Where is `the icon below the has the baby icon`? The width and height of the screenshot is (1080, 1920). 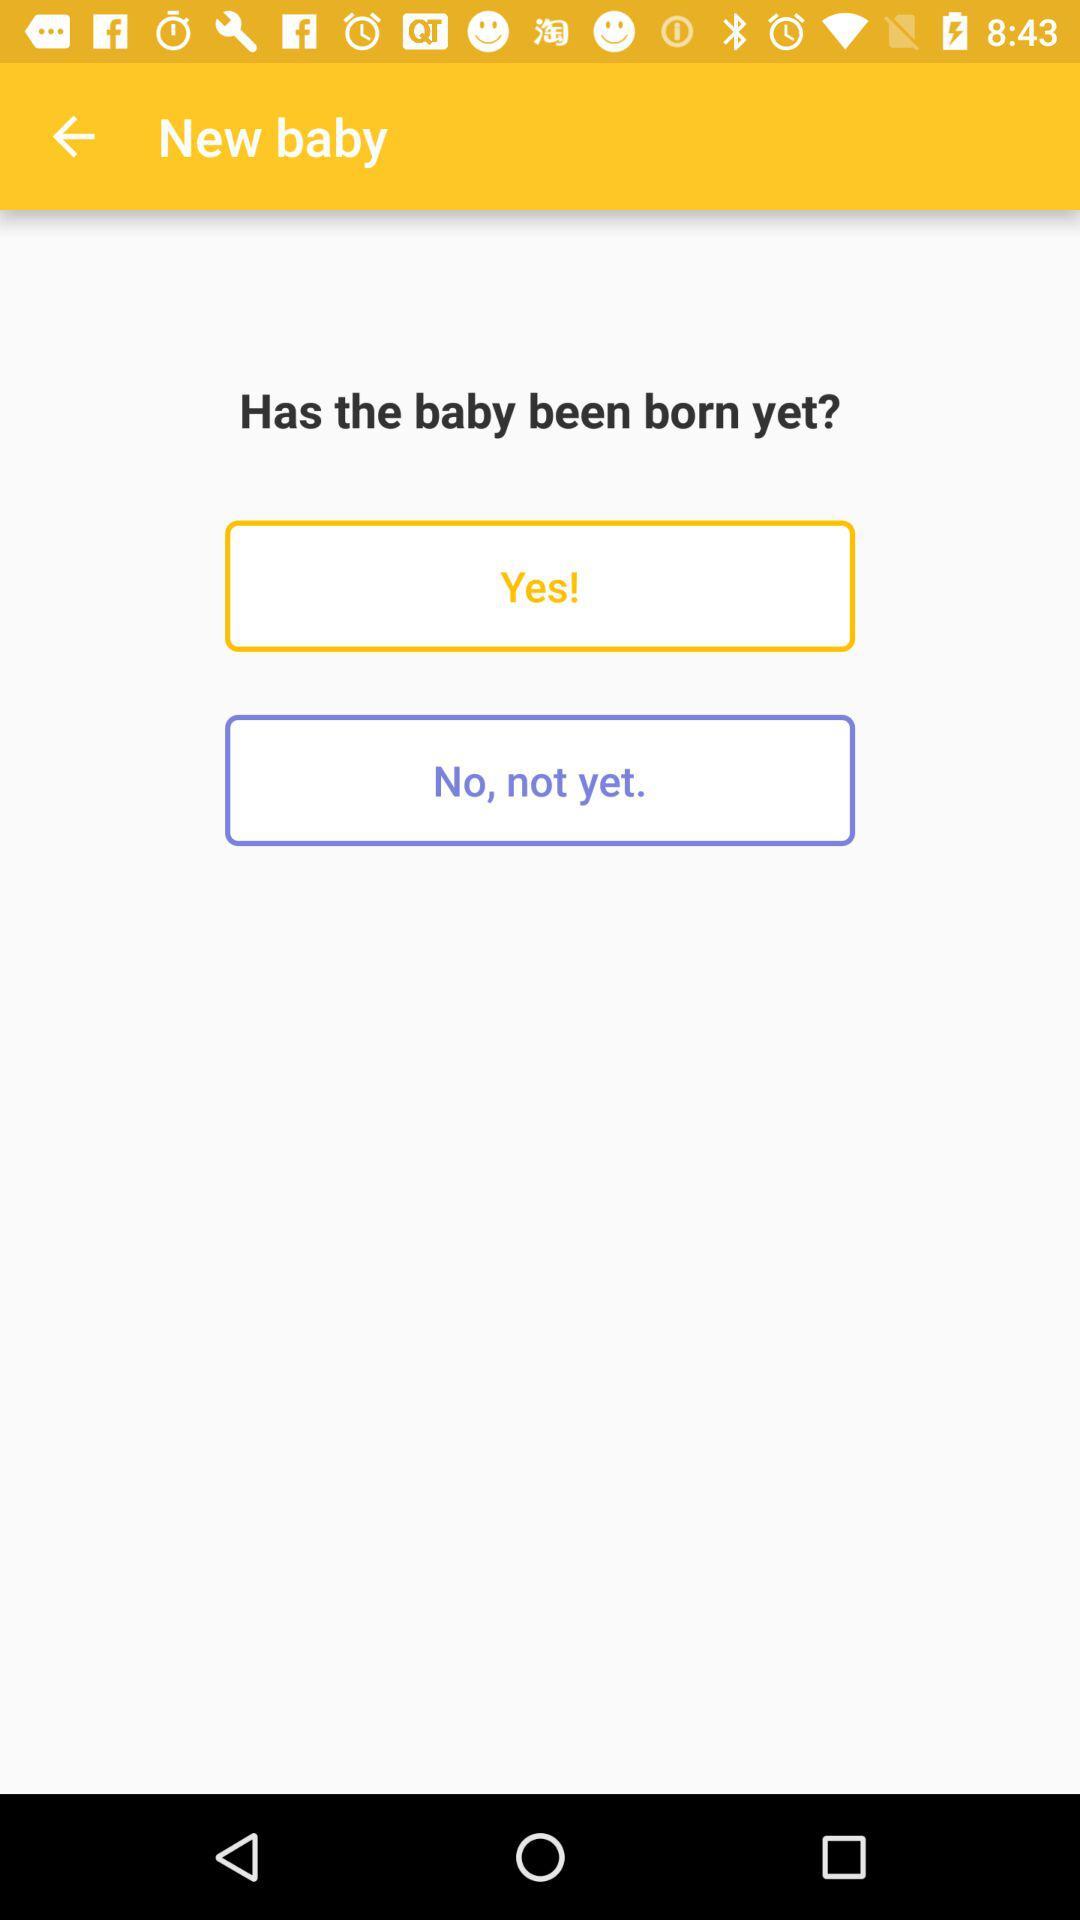 the icon below the has the baby icon is located at coordinates (540, 585).